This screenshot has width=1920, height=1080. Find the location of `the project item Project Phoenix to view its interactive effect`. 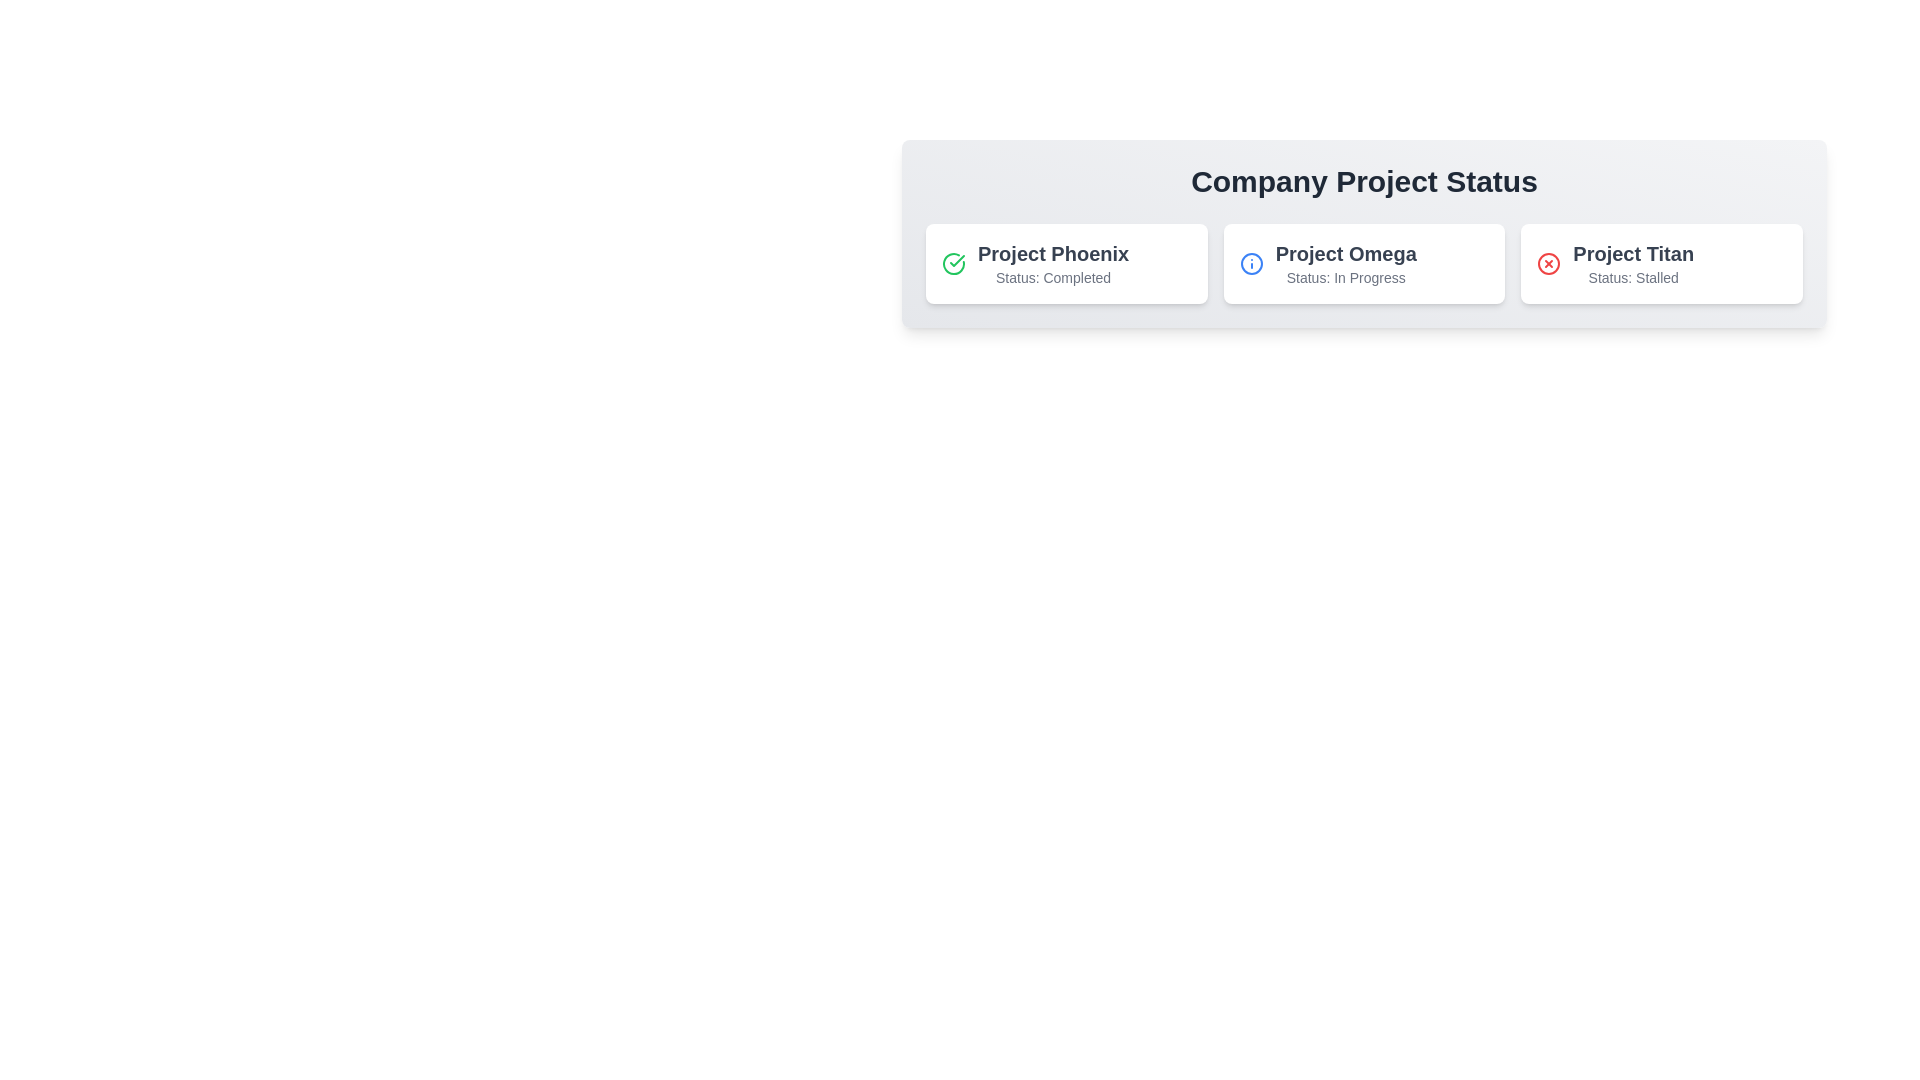

the project item Project Phoenix to view its interactive effect is located at coordinates (1065, 262).